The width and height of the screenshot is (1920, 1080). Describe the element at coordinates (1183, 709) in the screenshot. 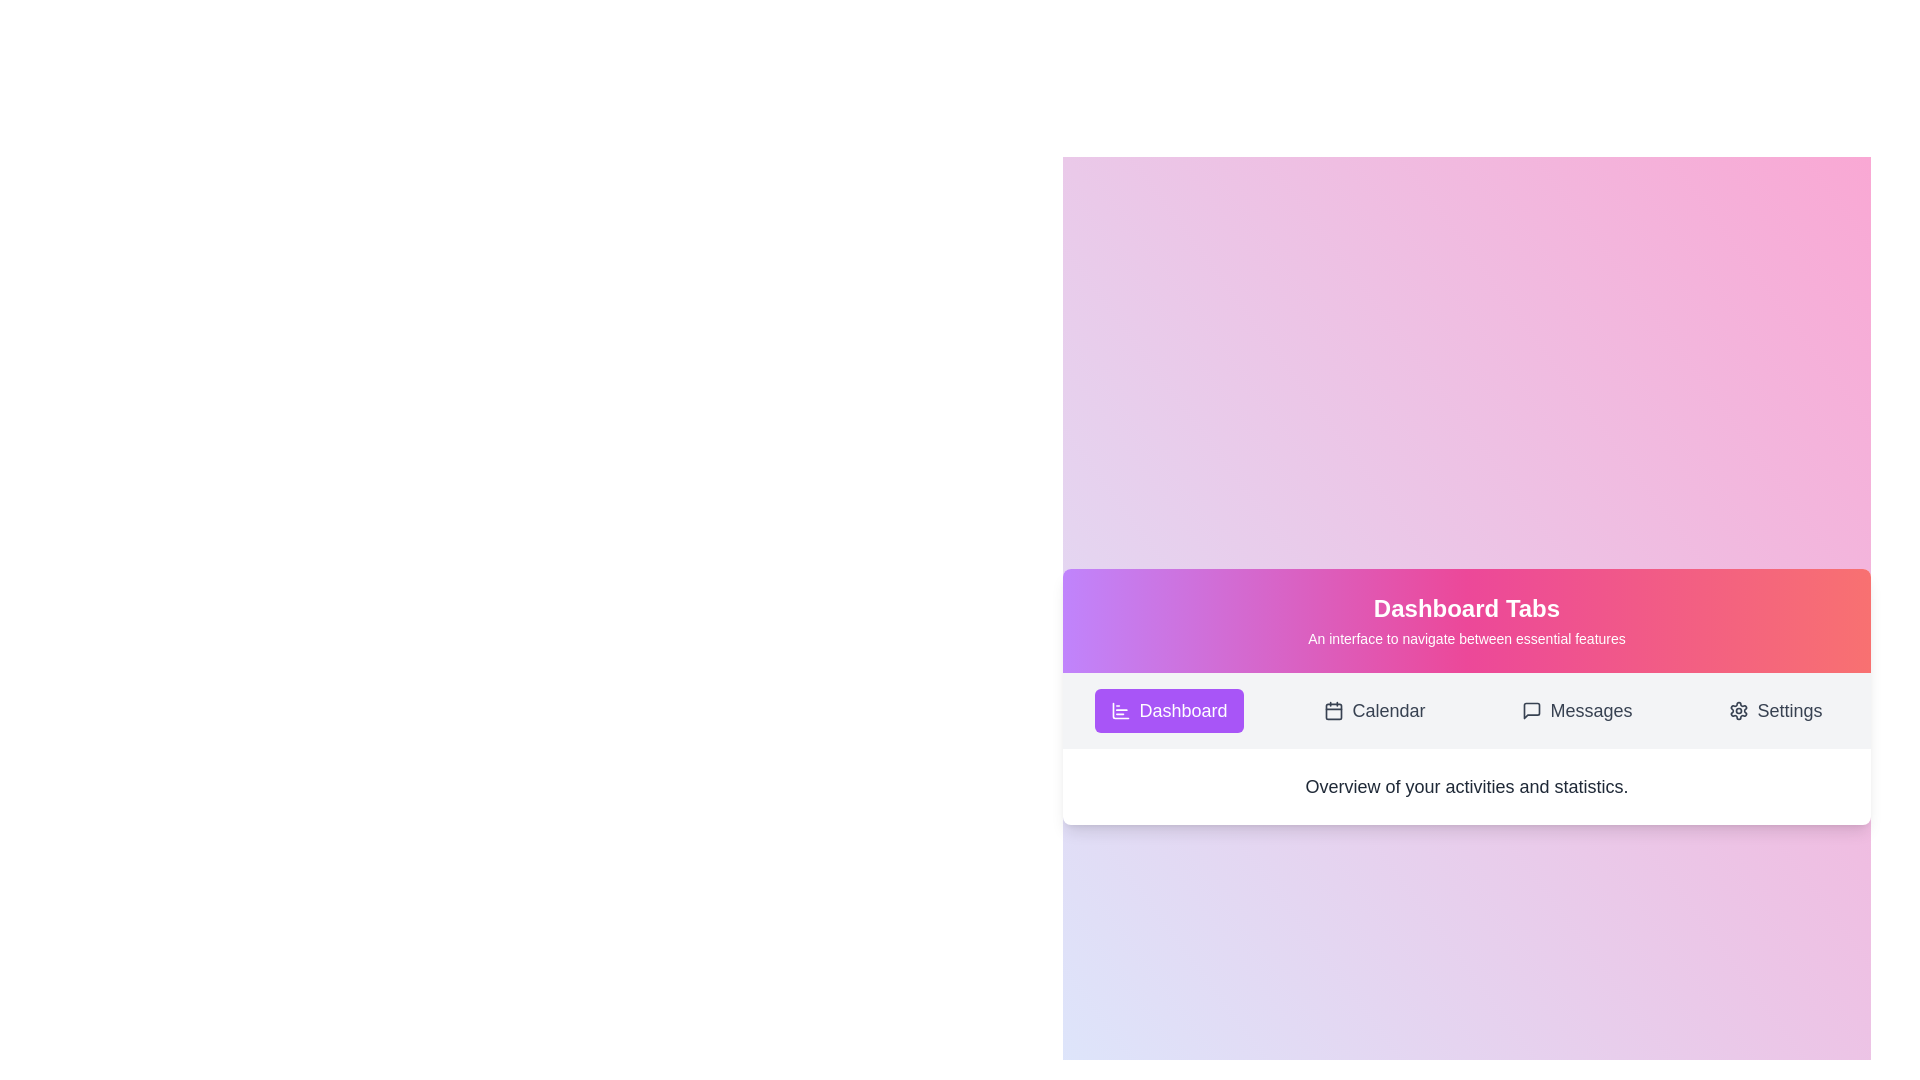

I see `the text label that serves as a navigational button` at that location.